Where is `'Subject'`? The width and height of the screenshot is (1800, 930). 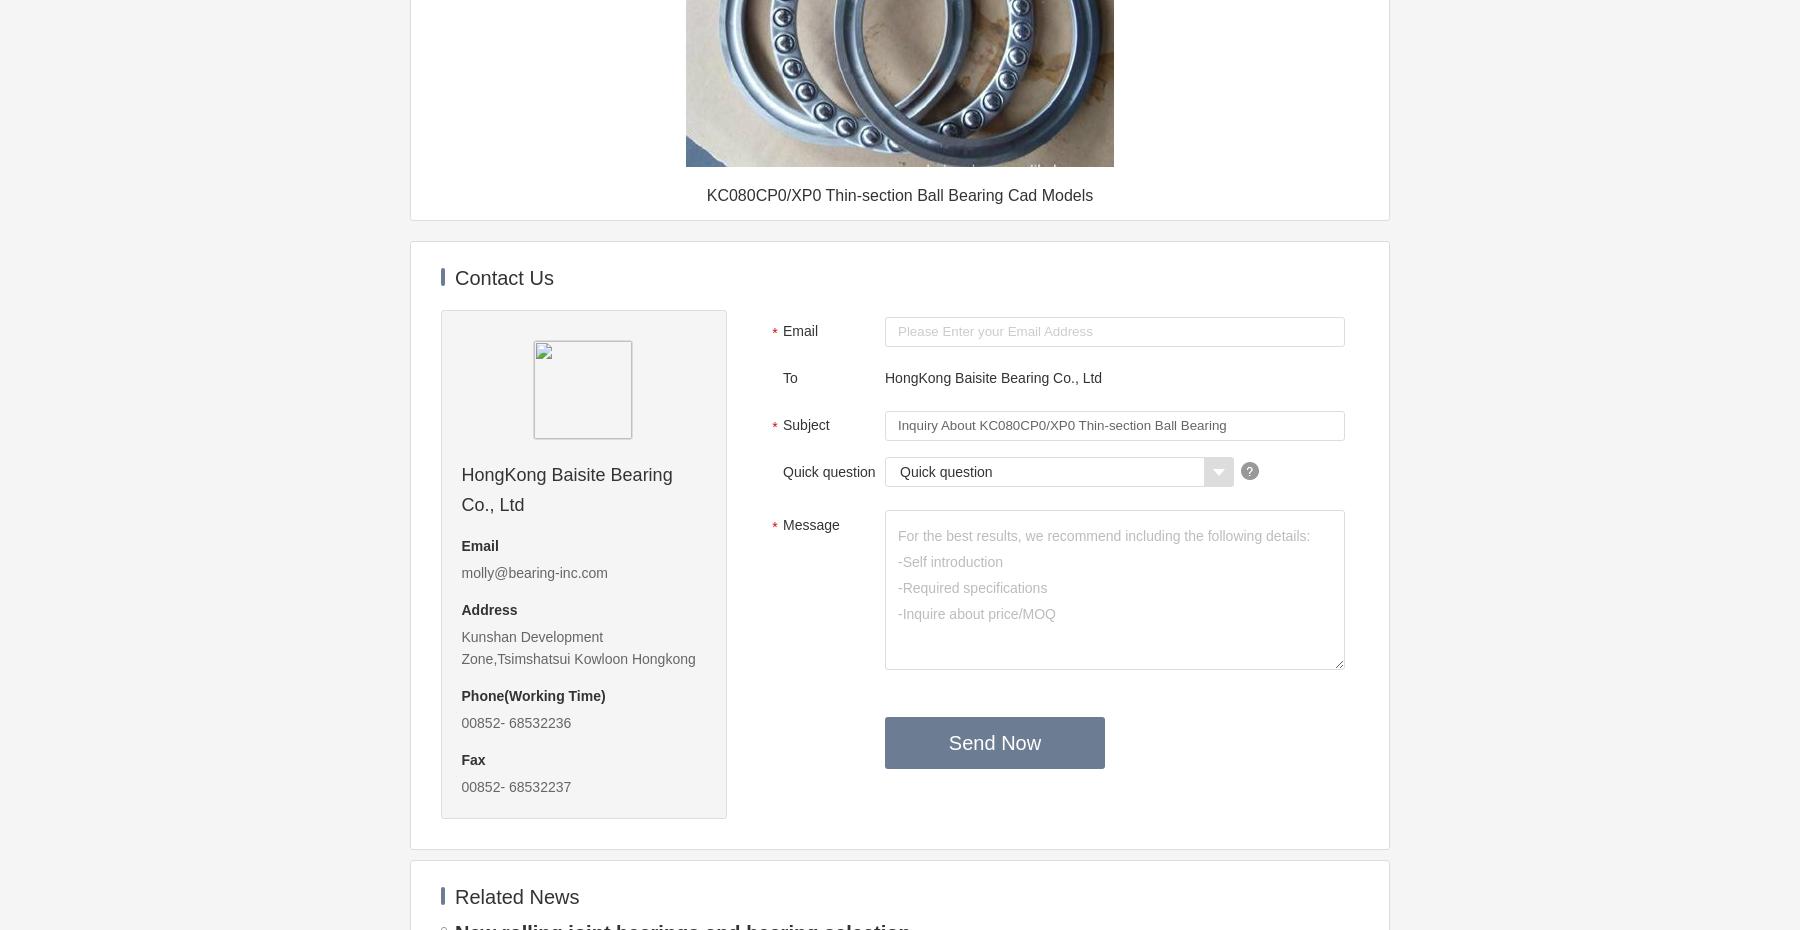
'Subject' is located at coordinates (806, 425).